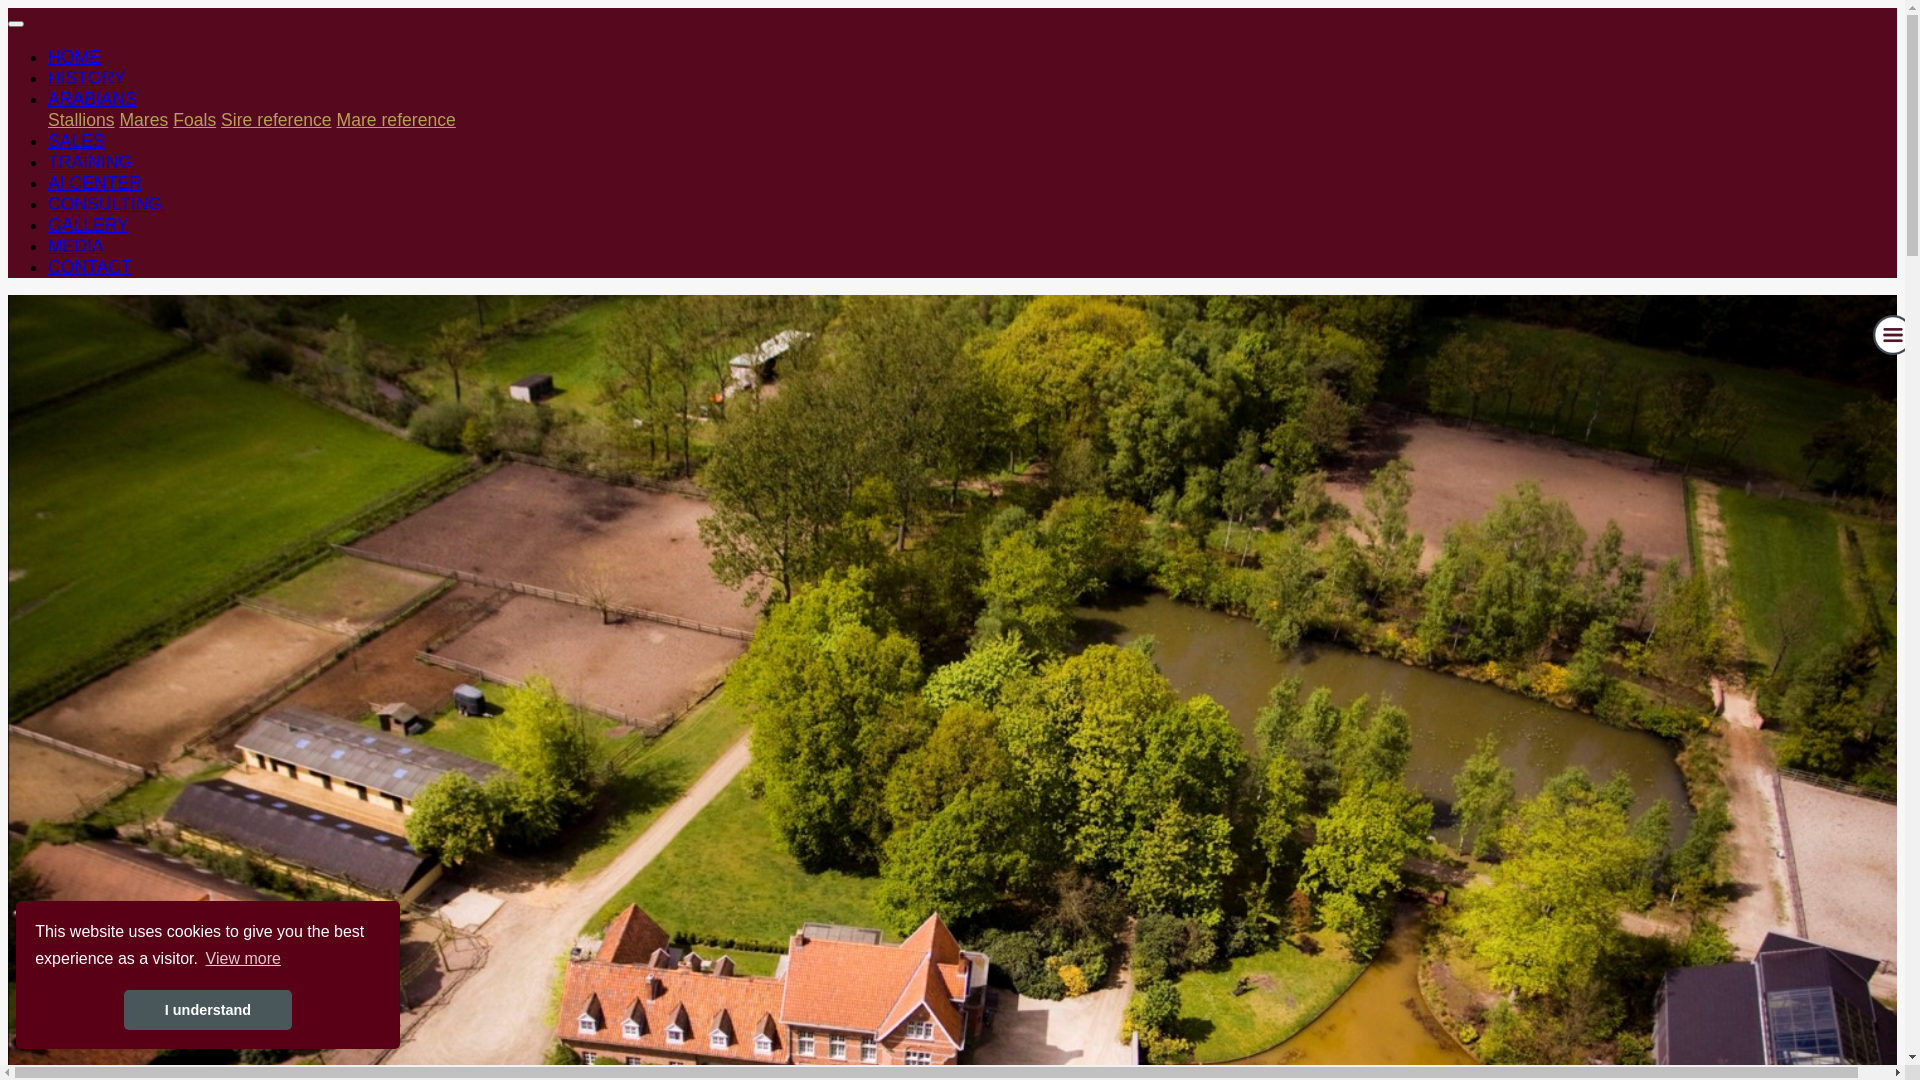 Image resolution: width=1920 pixels, height=1080 pixels. I want to click on 'AI CENTER', so click(94, 182).